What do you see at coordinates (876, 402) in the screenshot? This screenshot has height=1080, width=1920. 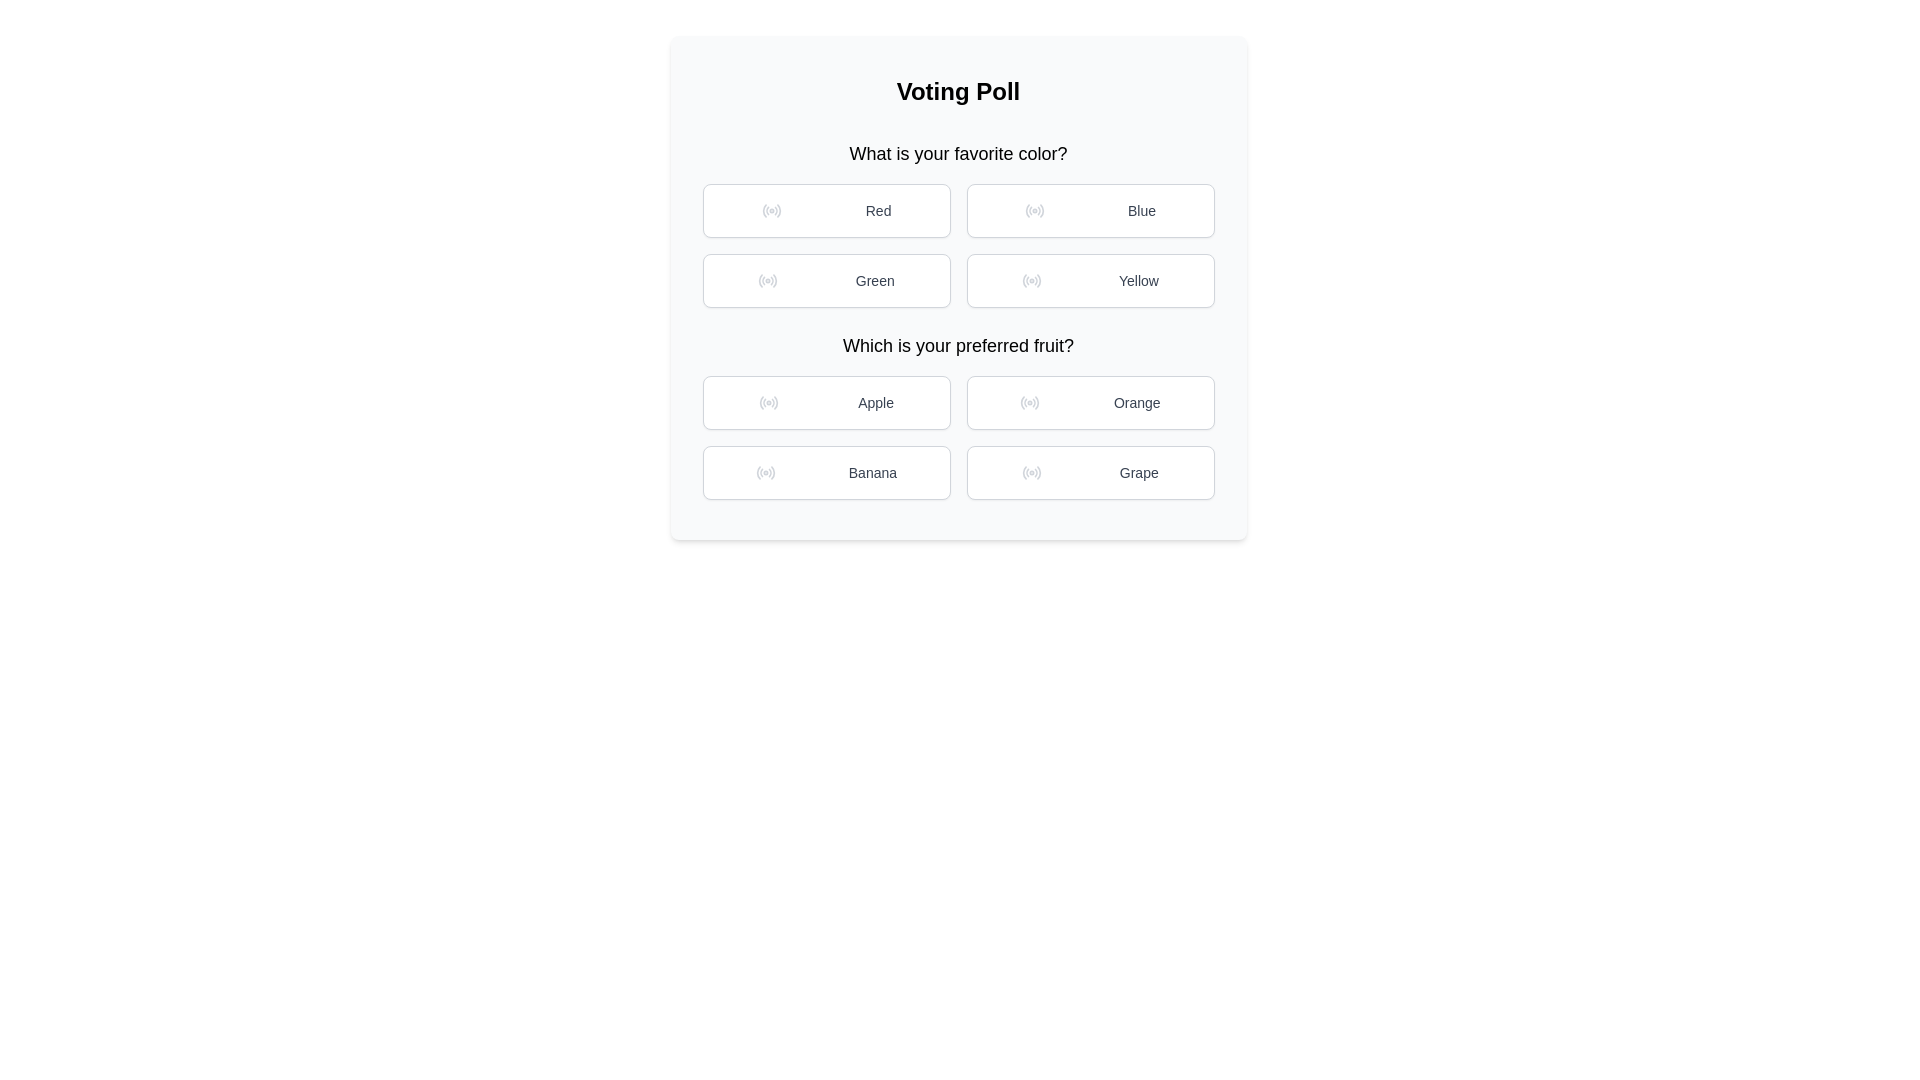 I see `the interactive button labeled 'Apple' which is the first option under 'Which is your preferred fruit?'` at bounding box center [876, 402].